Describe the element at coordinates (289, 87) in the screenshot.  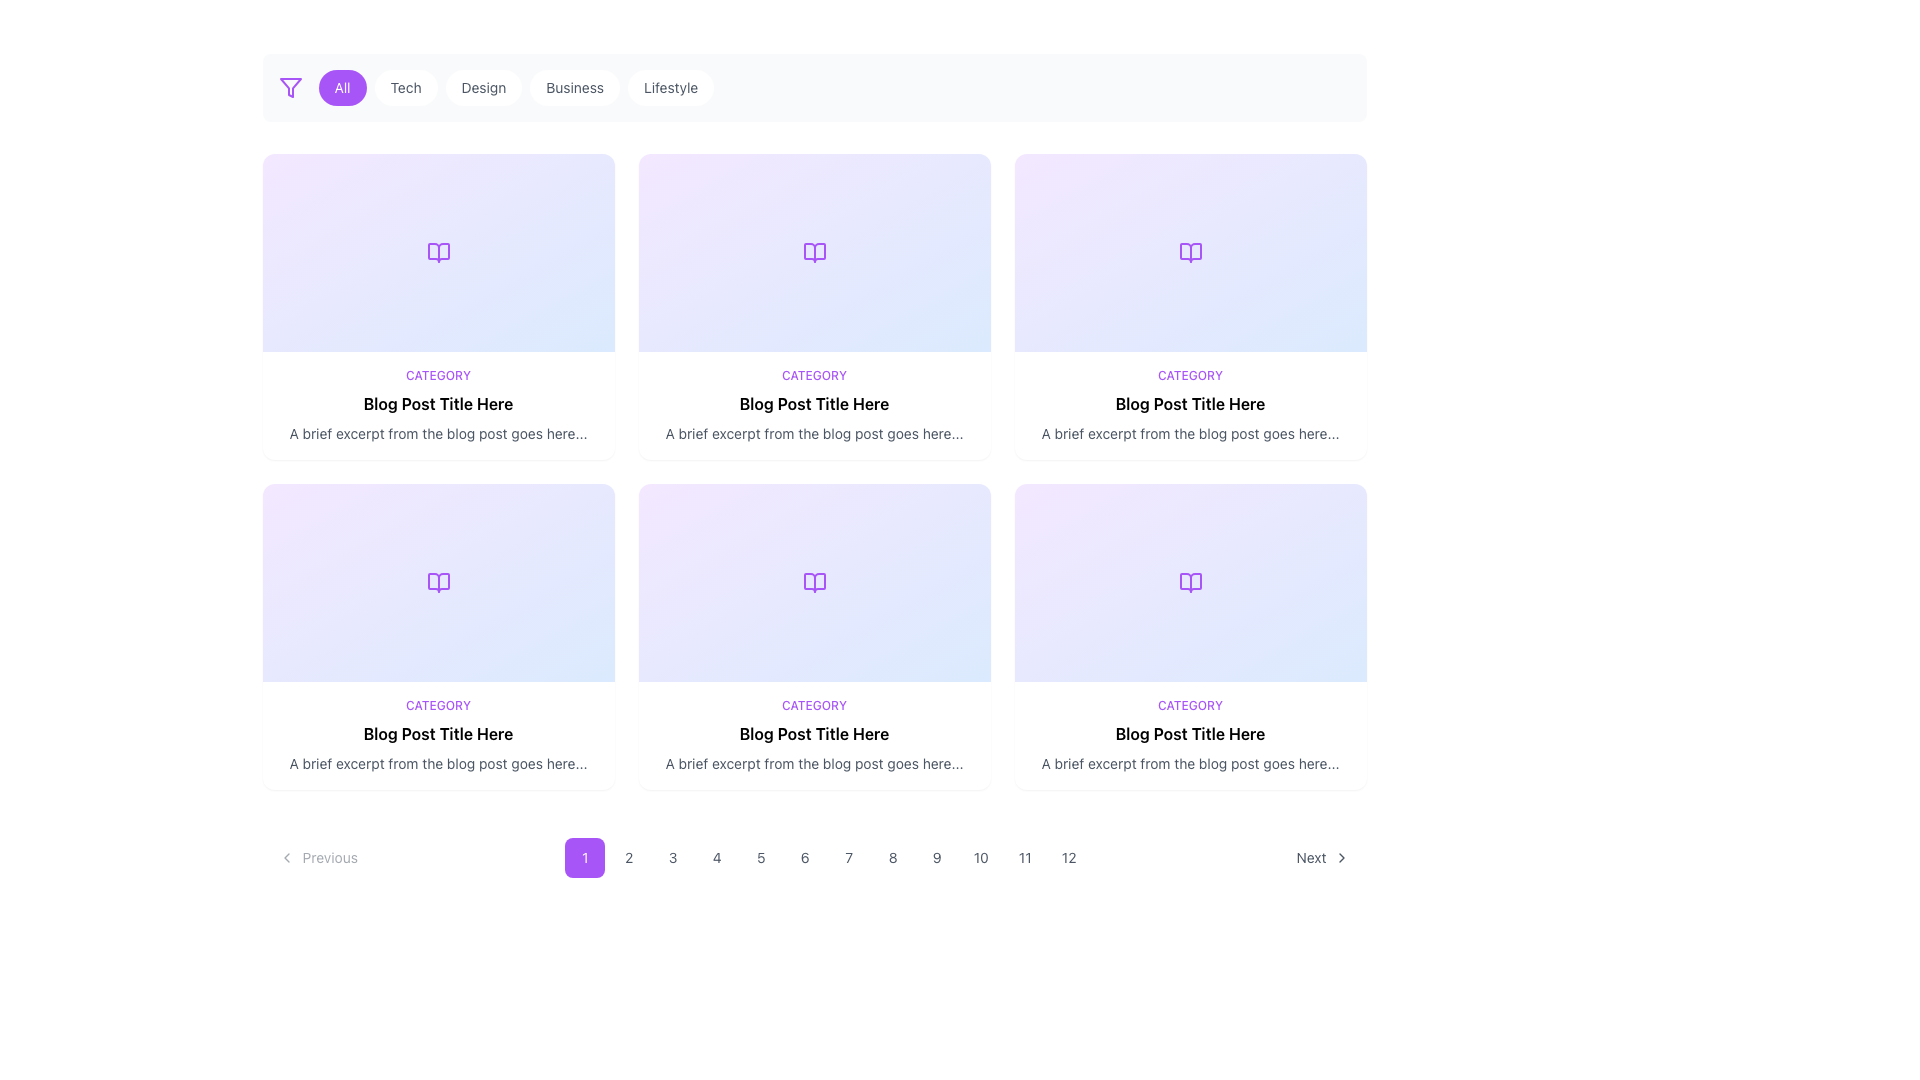
I see `the filtering icon located in the top left corner of the navigation bar` at that location.